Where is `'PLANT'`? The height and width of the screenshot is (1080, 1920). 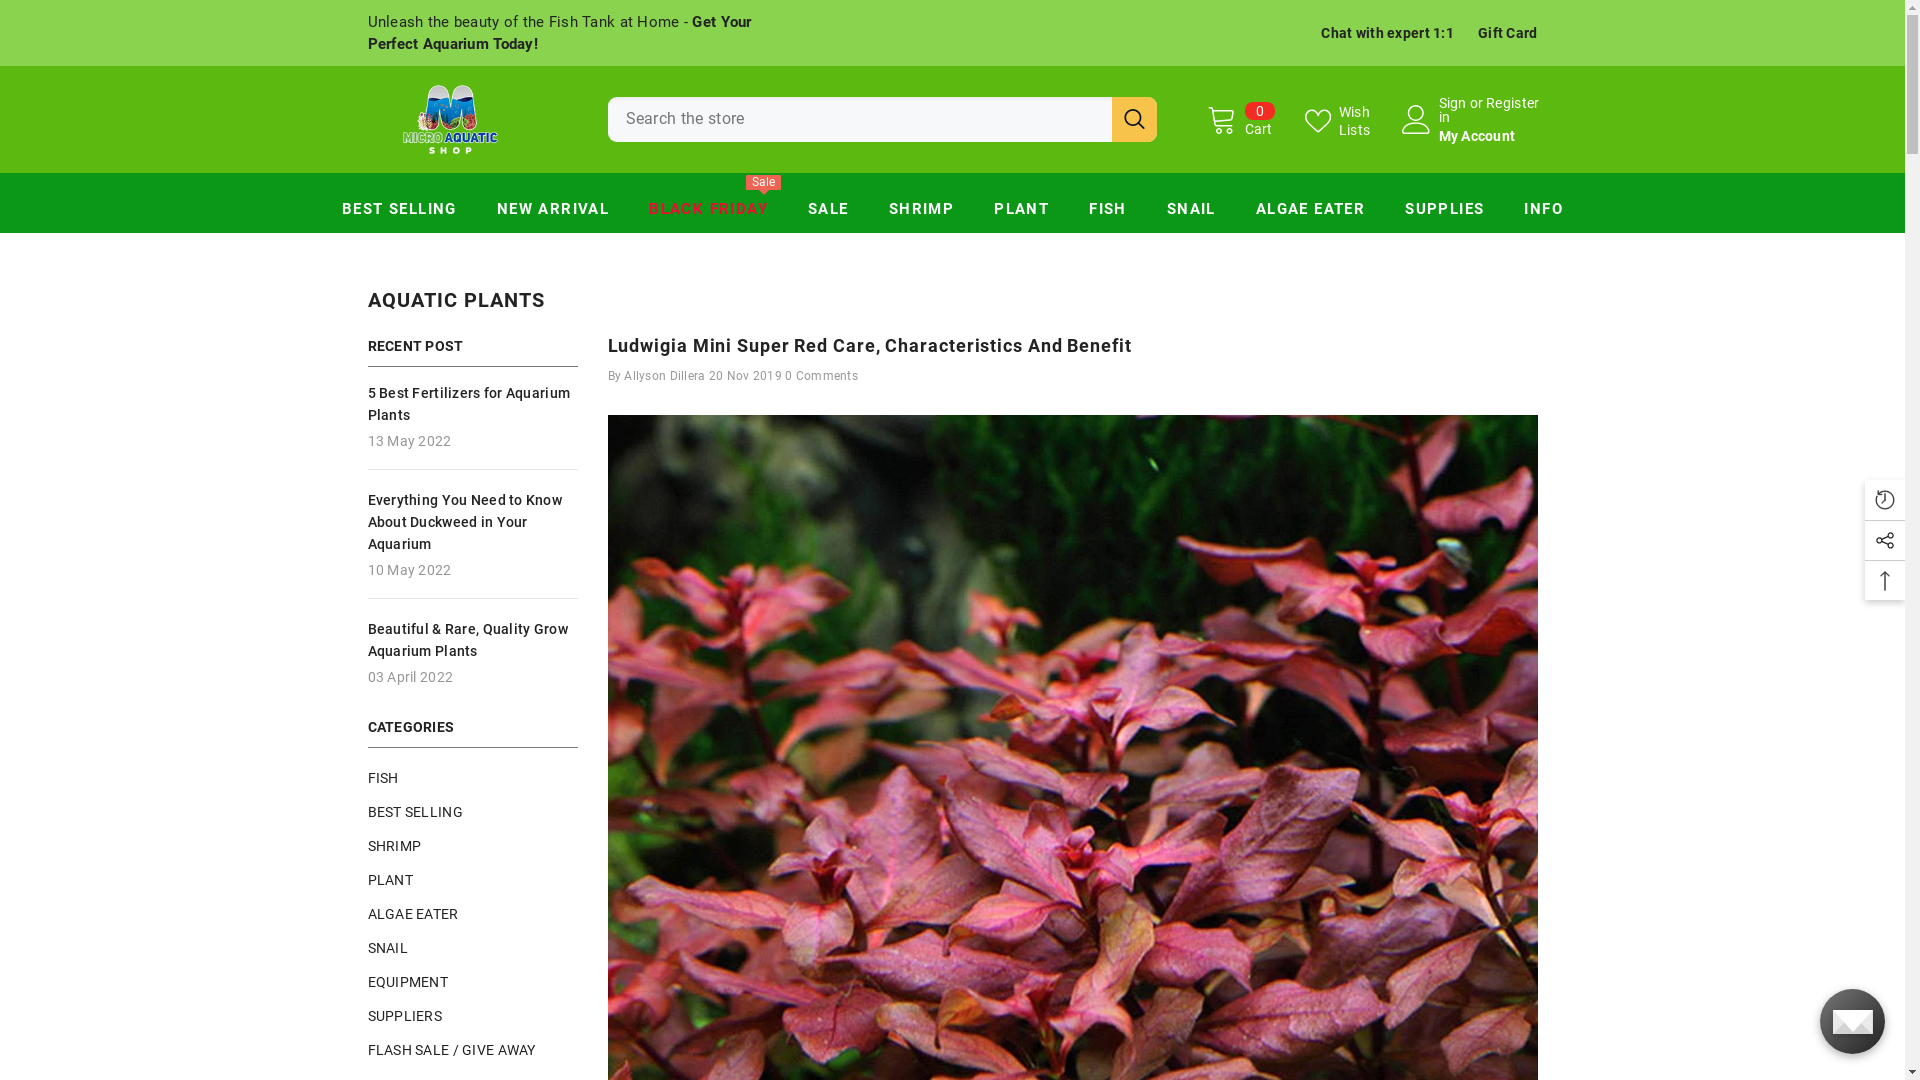 'PLANT' is located at coordinates (368, 878).